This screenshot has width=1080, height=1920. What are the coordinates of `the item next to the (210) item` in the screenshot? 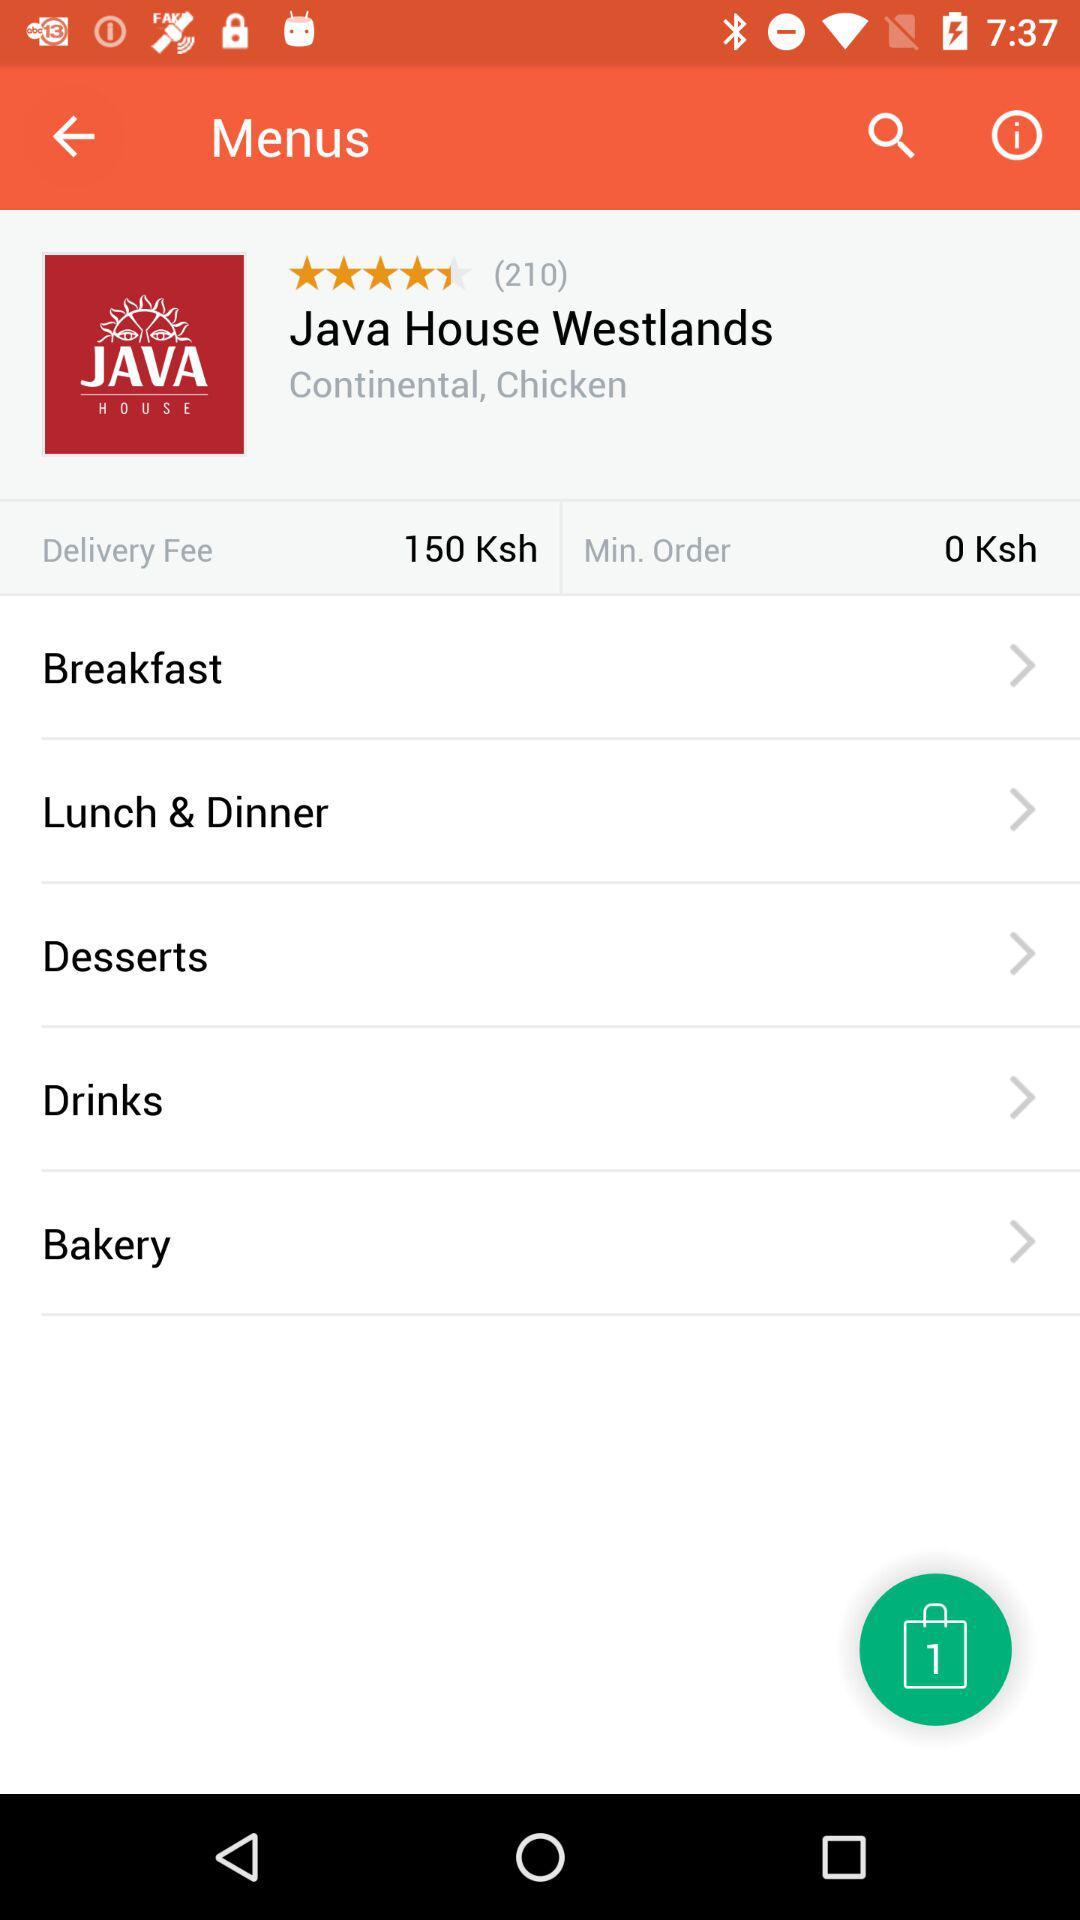 It's located at (380, 272).